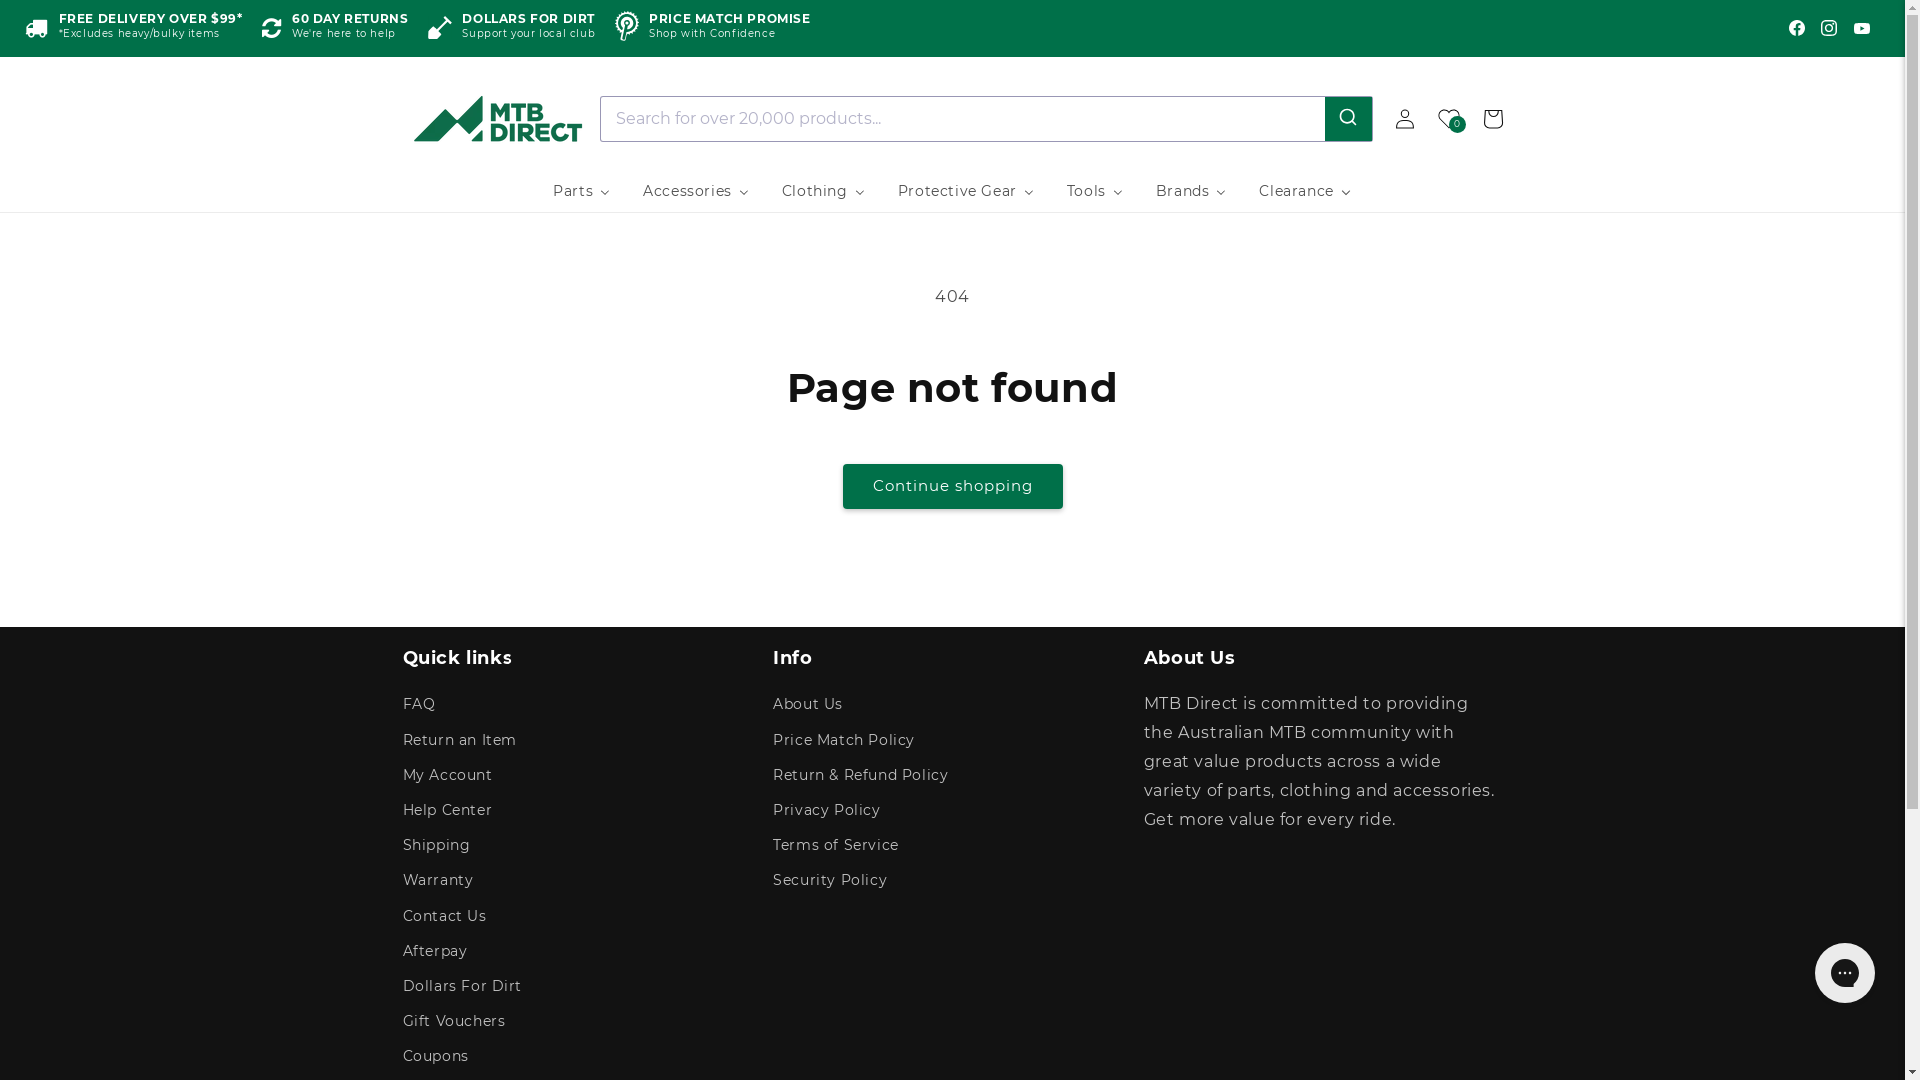 This screenshot has width=1920, height=1080. Describe the element at coordinates (401, 705) in the screenshot. I see `'FAQ'` at that location.